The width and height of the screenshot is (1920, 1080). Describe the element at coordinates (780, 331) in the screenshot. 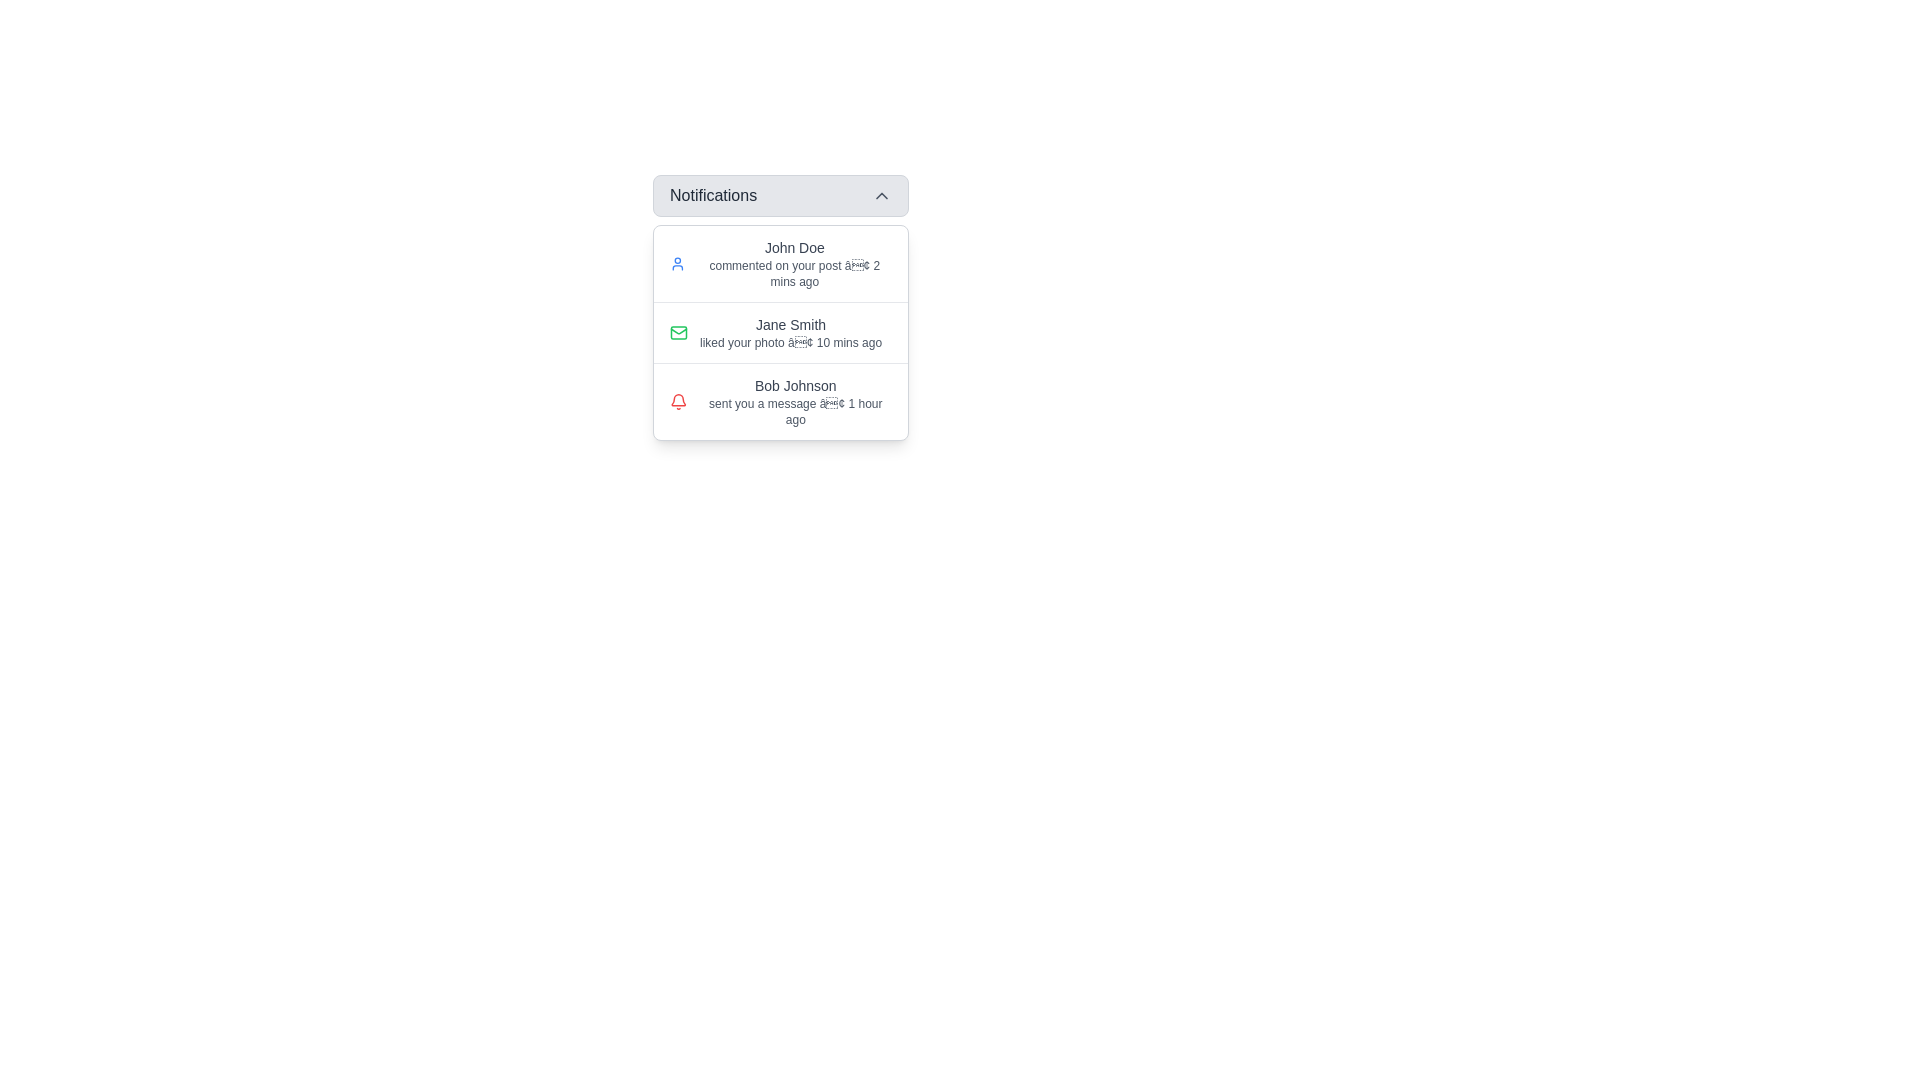

I see `notification details for the entry titled 'Jane Smith' in the Notifications card, which is the second item in the list` at that location.